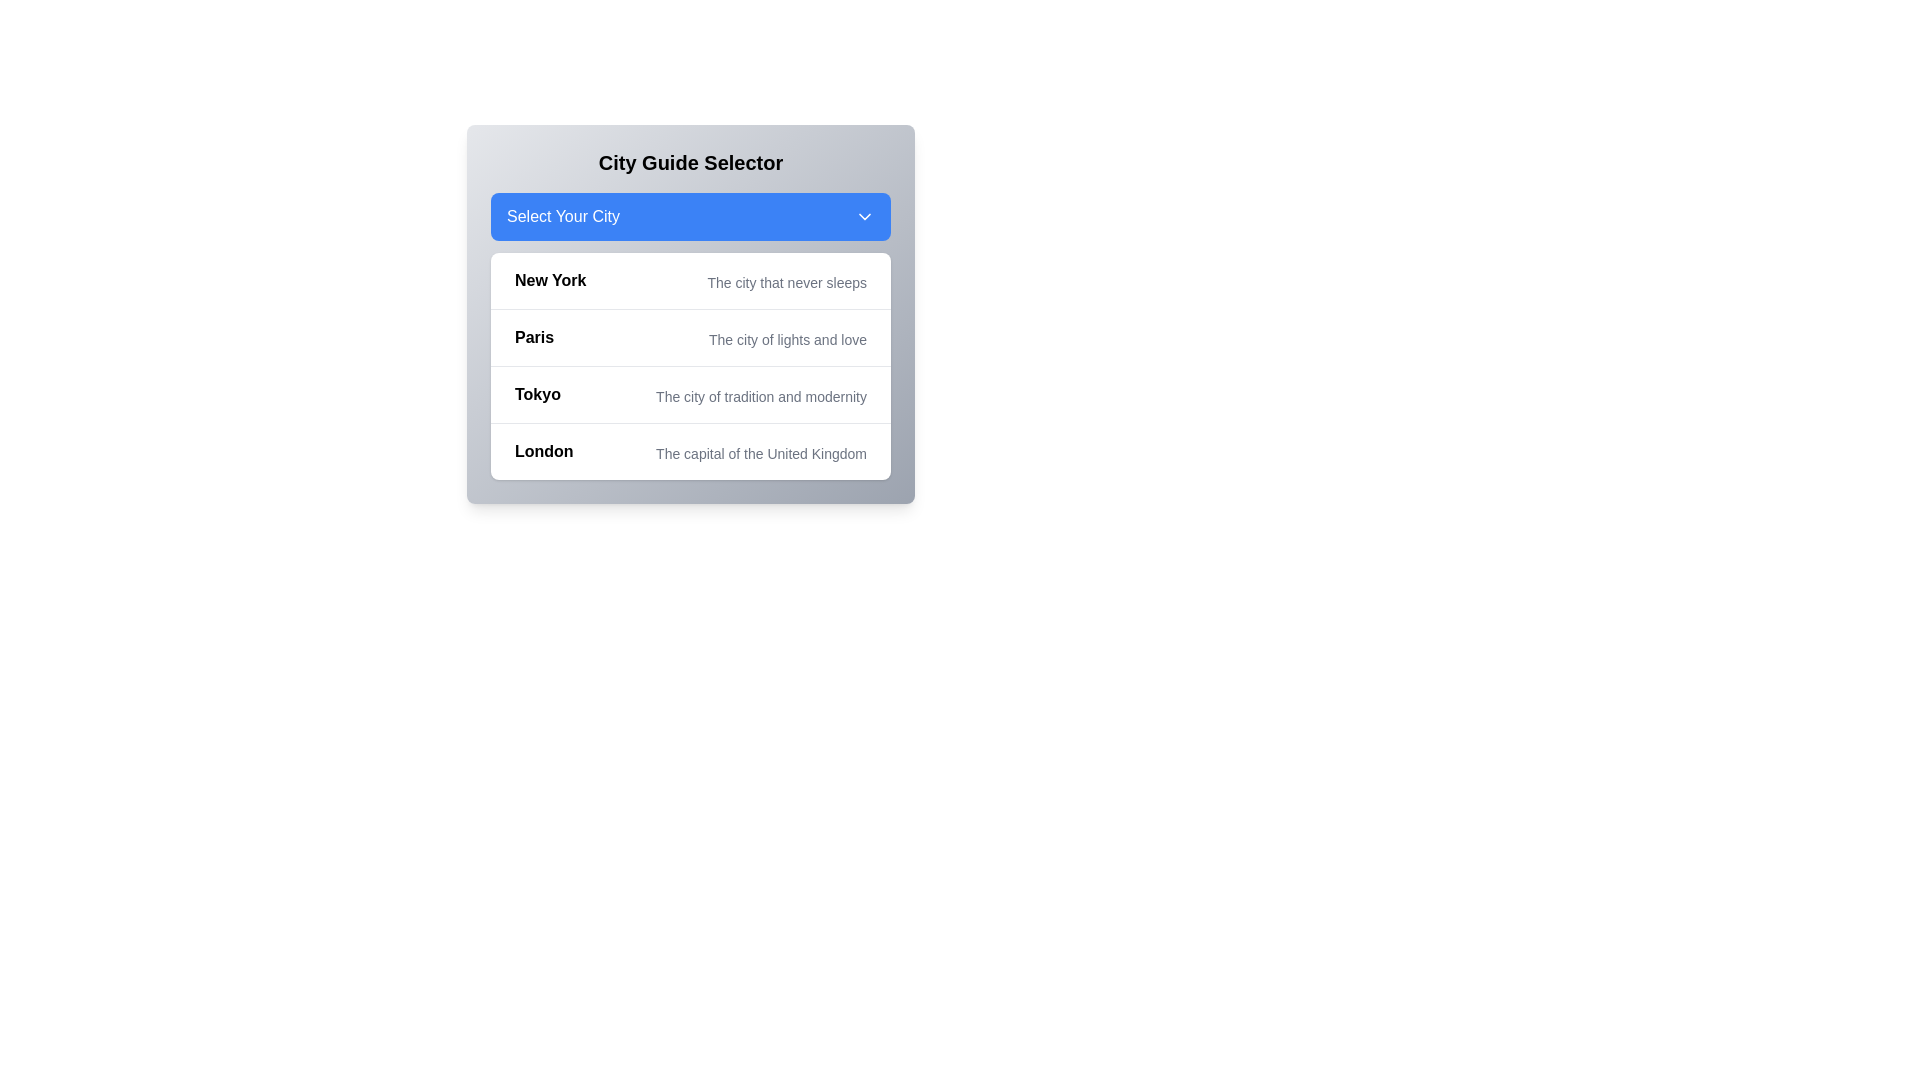  I want to click on the Static text header that serves as the title of the city guide selection interface, located at the top of the card layout, above the 'Select Your City' button, so click(691, 161).